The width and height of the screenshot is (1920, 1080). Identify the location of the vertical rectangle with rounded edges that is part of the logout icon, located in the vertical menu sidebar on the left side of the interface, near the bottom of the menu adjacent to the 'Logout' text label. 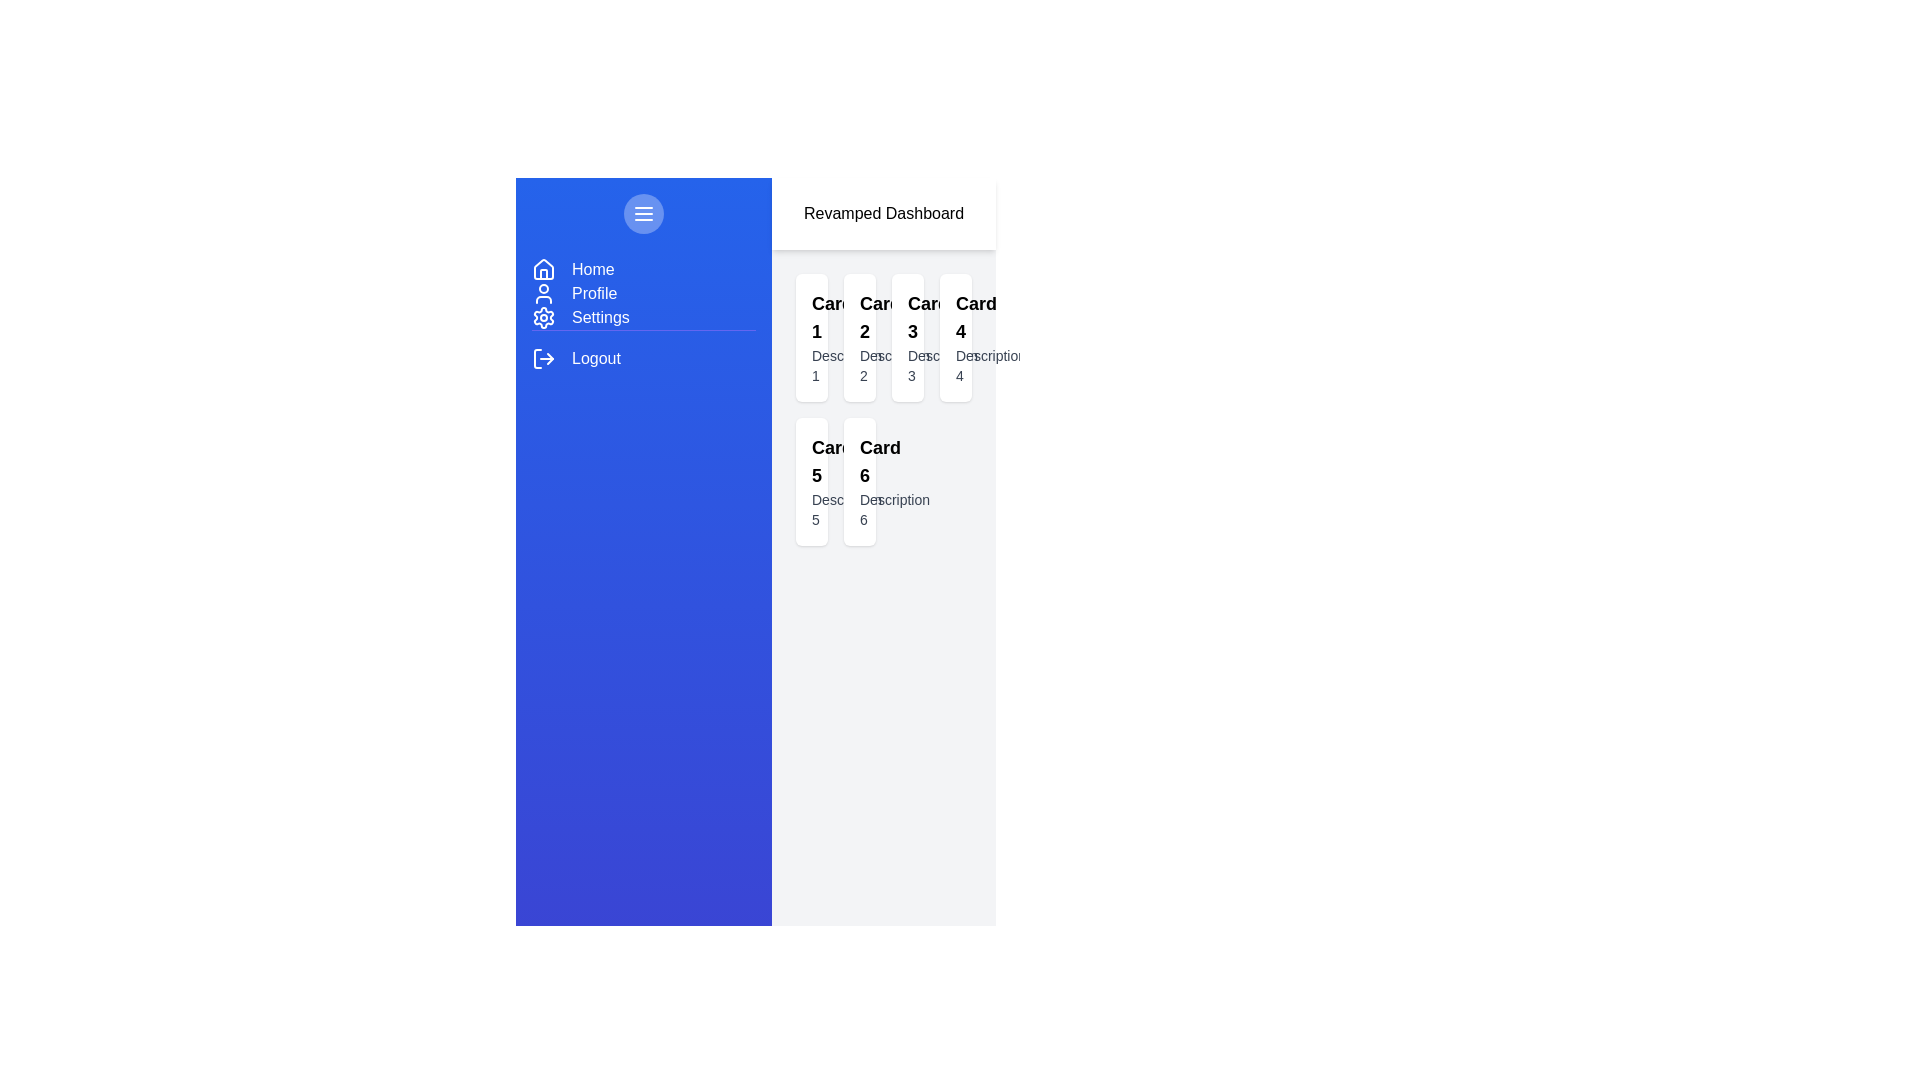
(537, 357).